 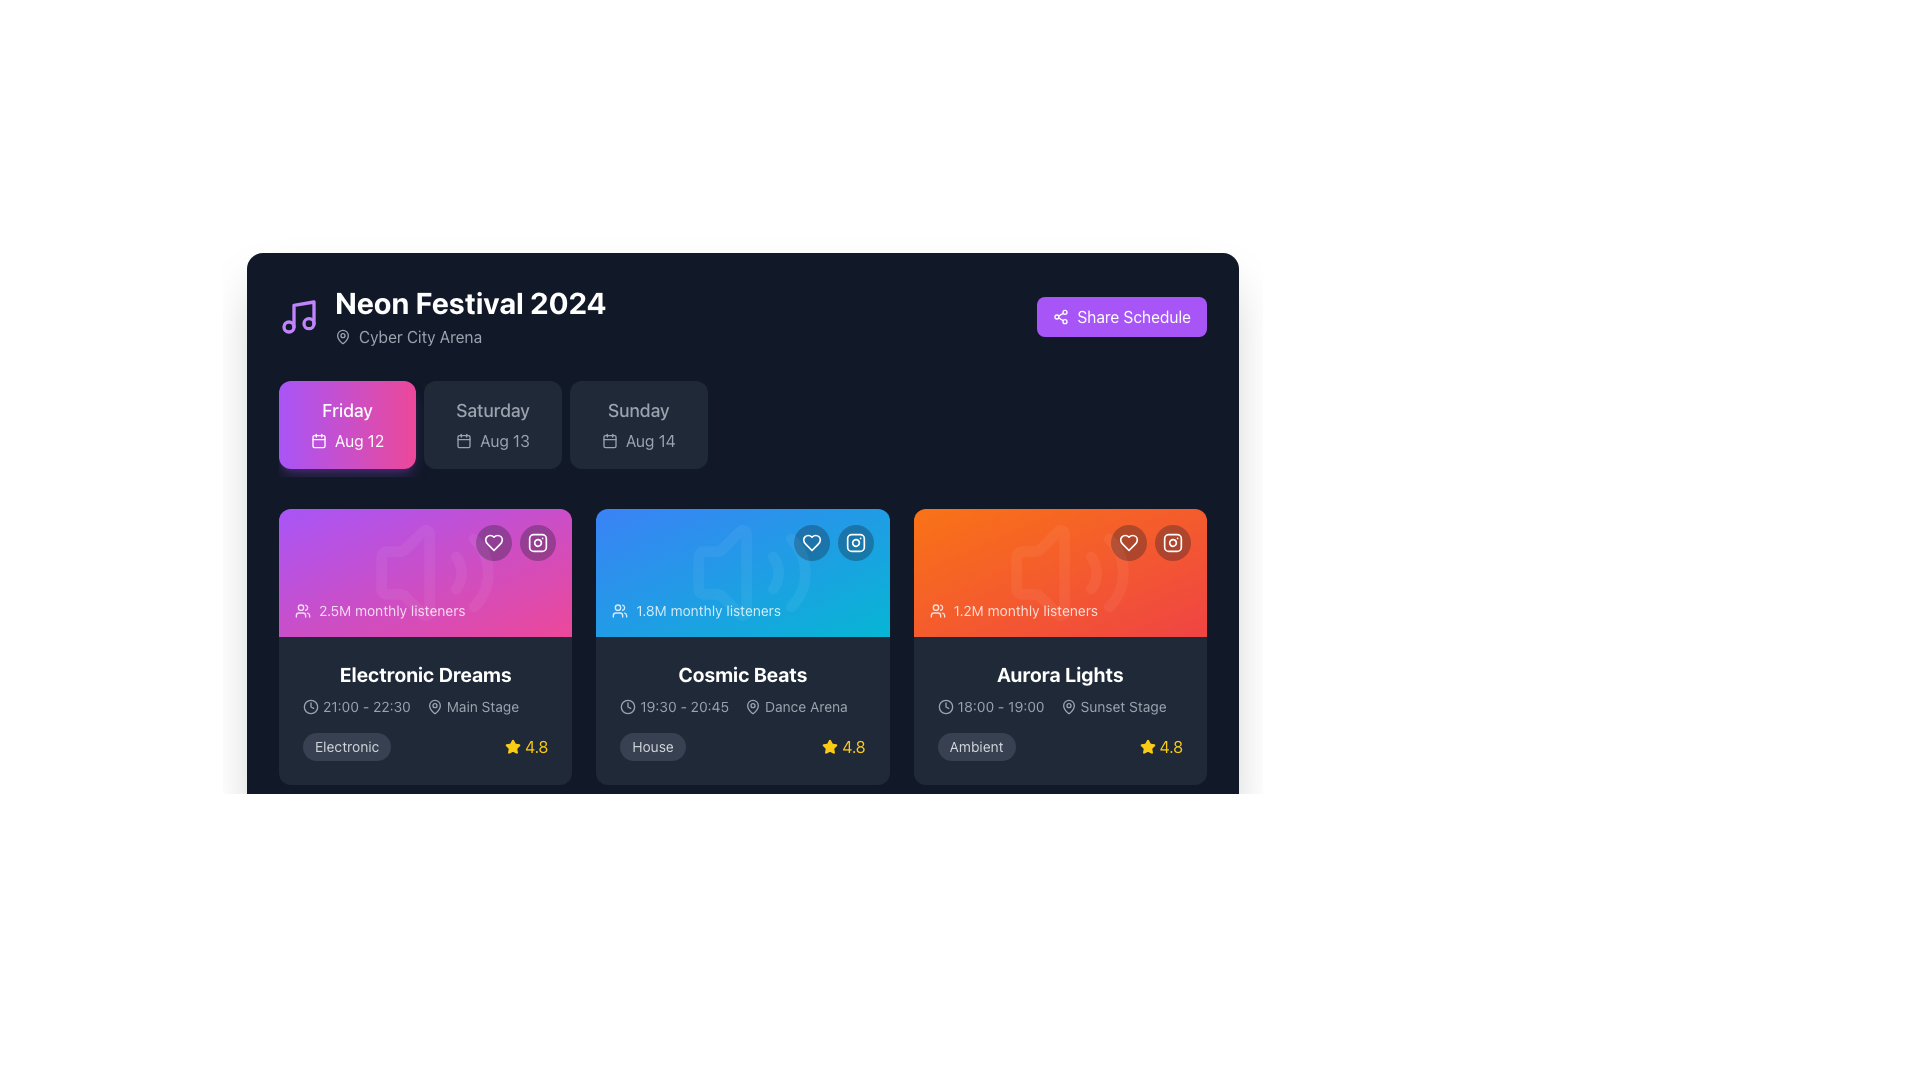 I want to click on the text label displaying 'Sunday', which is styled with a larger, medium-bold font in light gray against a darker background, located in the top-right corner of the festival day containers, so click(x=637, y=410).